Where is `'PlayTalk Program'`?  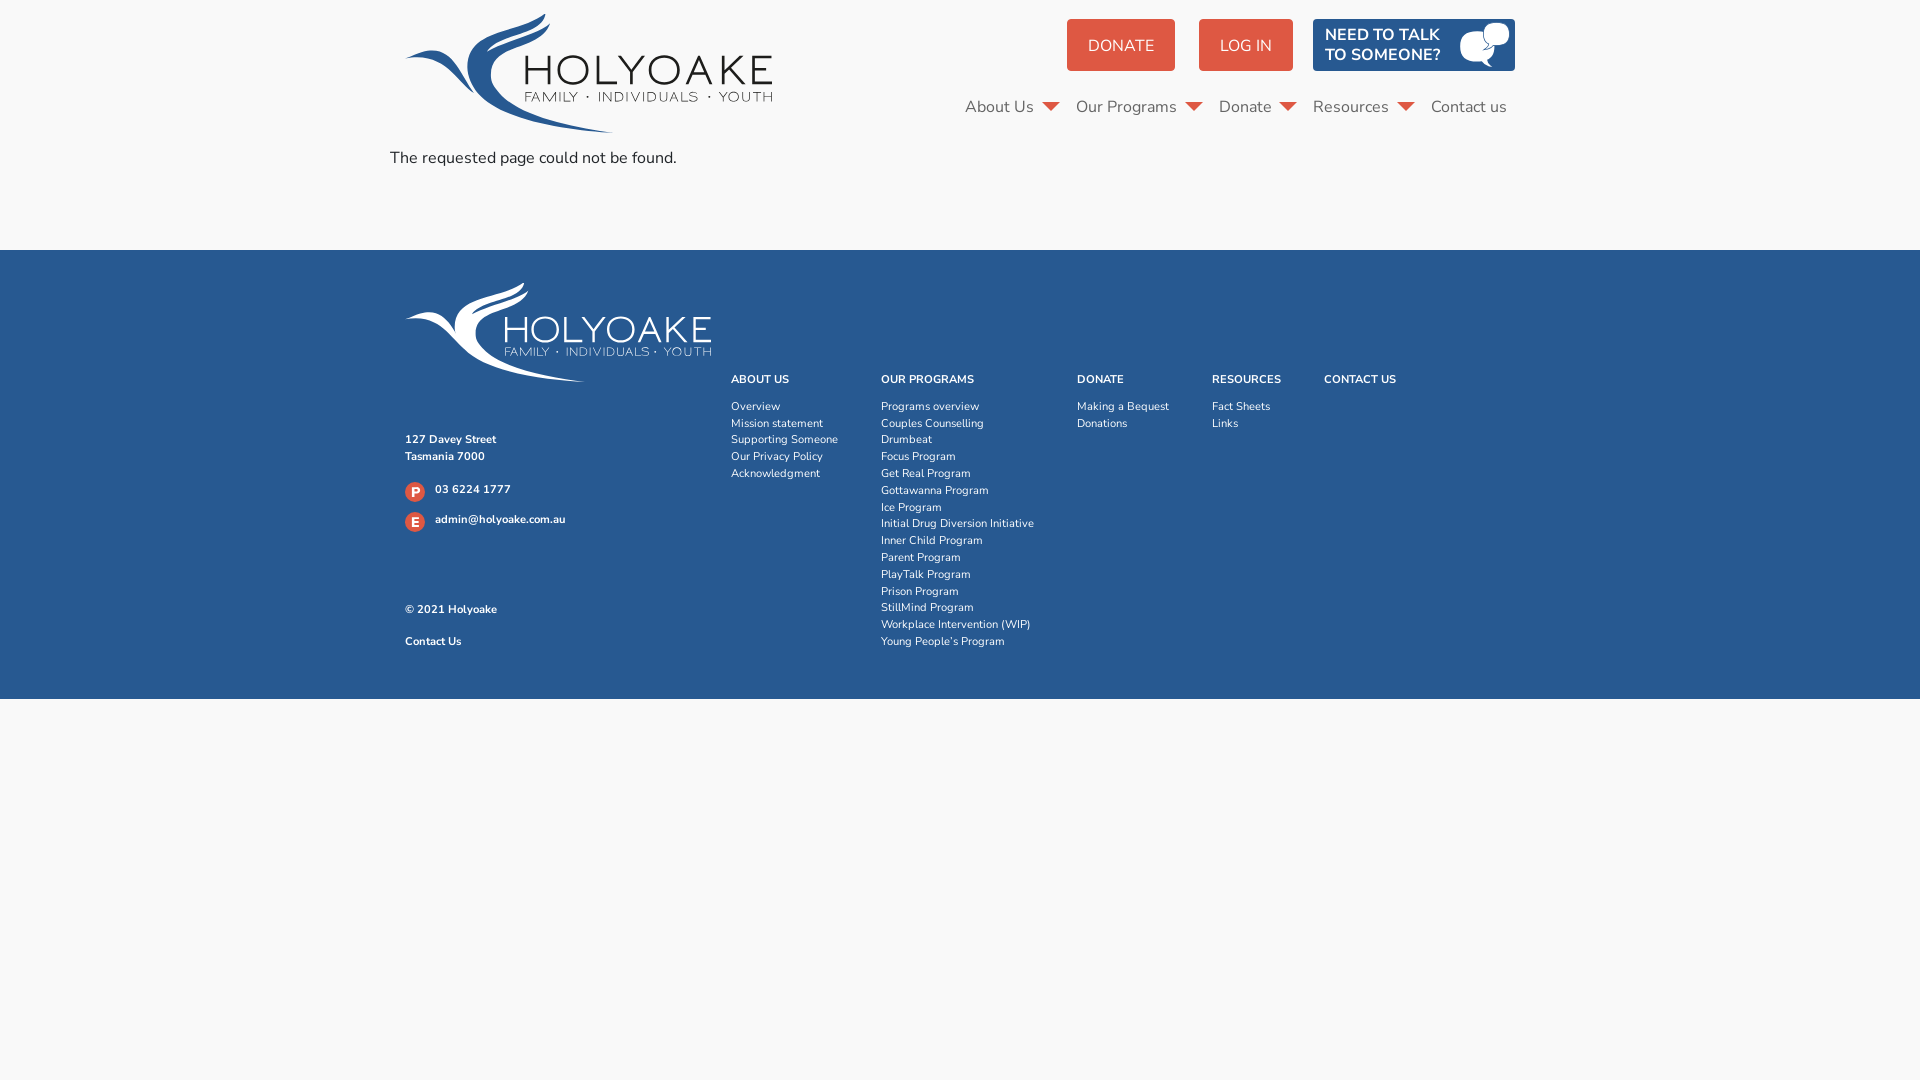
'PlayTalk Program' is located at coordinates (956, 575).